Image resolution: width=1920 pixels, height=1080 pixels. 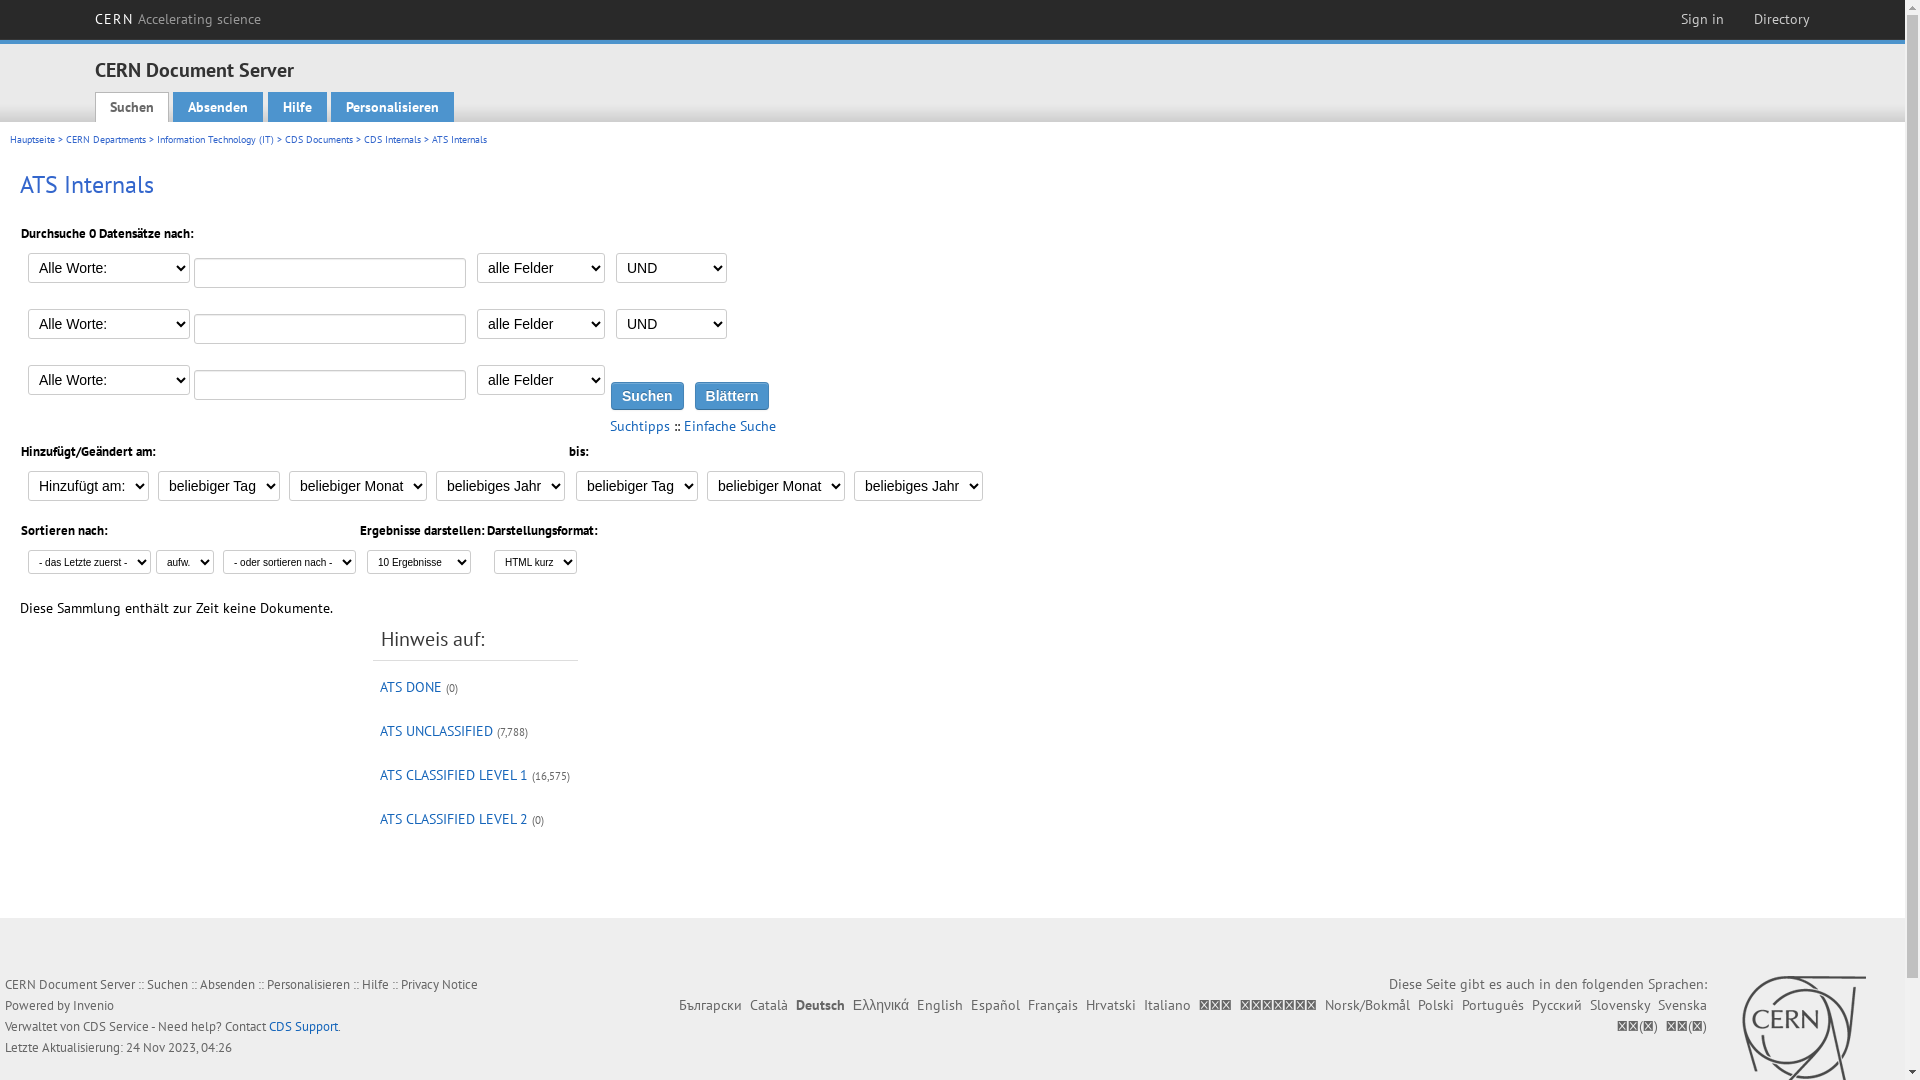 What do you see at coordinates (32, 138) in the screenshot?
I see `'Hauptseite'` at bounding box center [32, 138].